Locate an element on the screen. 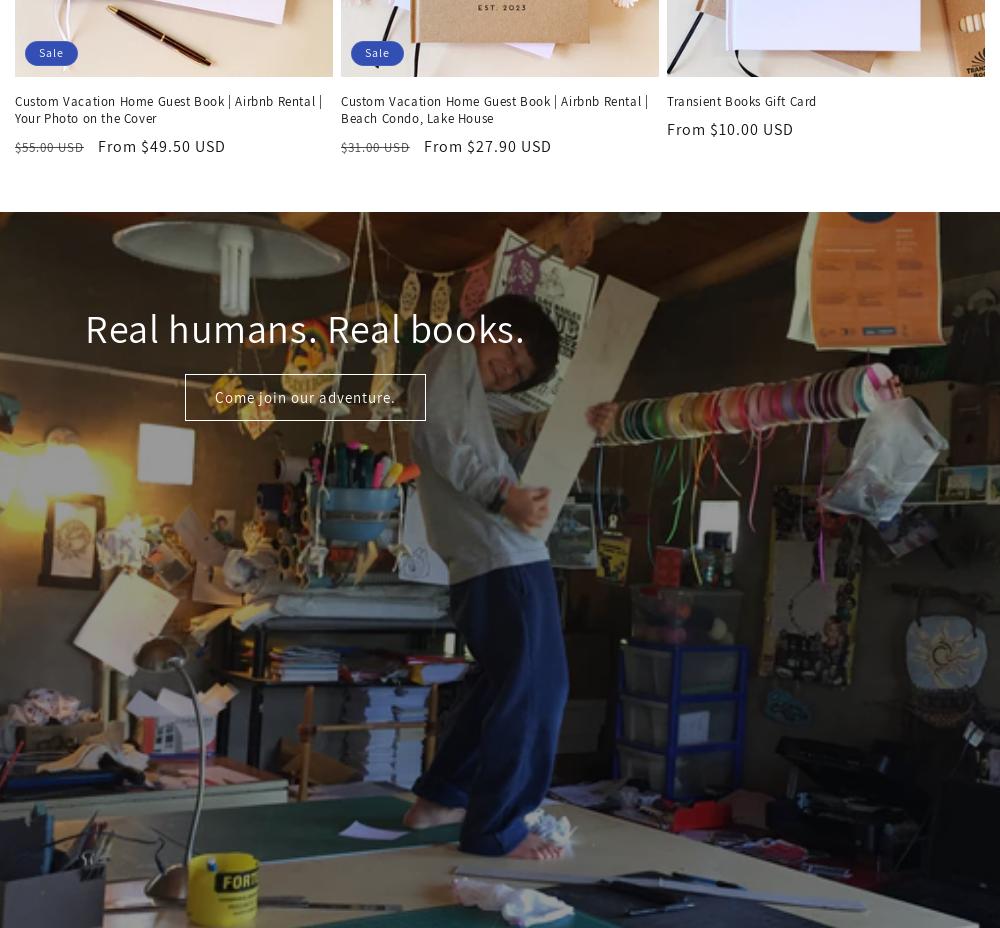  '$31.00 USD' is located at coordinates (373, 146).